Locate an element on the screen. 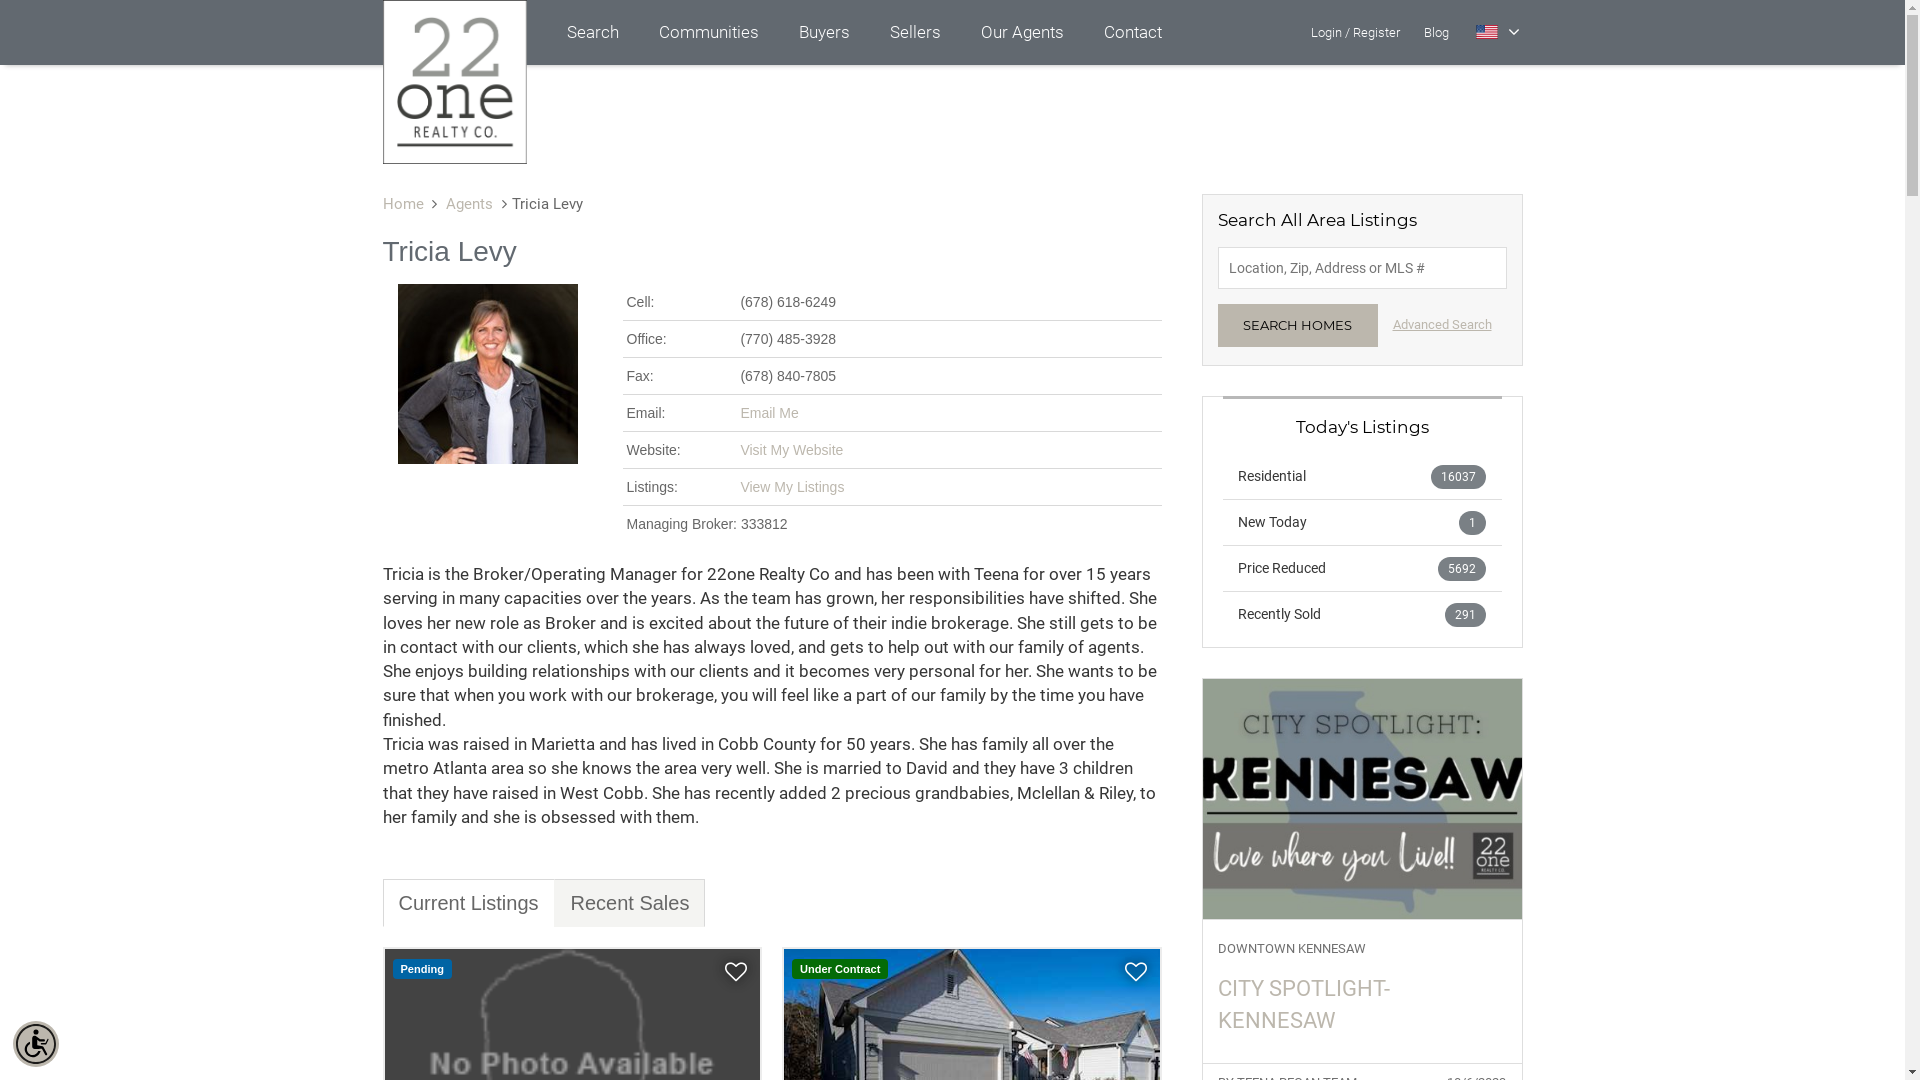 The image size is (1920, 1080). 'Agents' is located at coordinates (445, 204).